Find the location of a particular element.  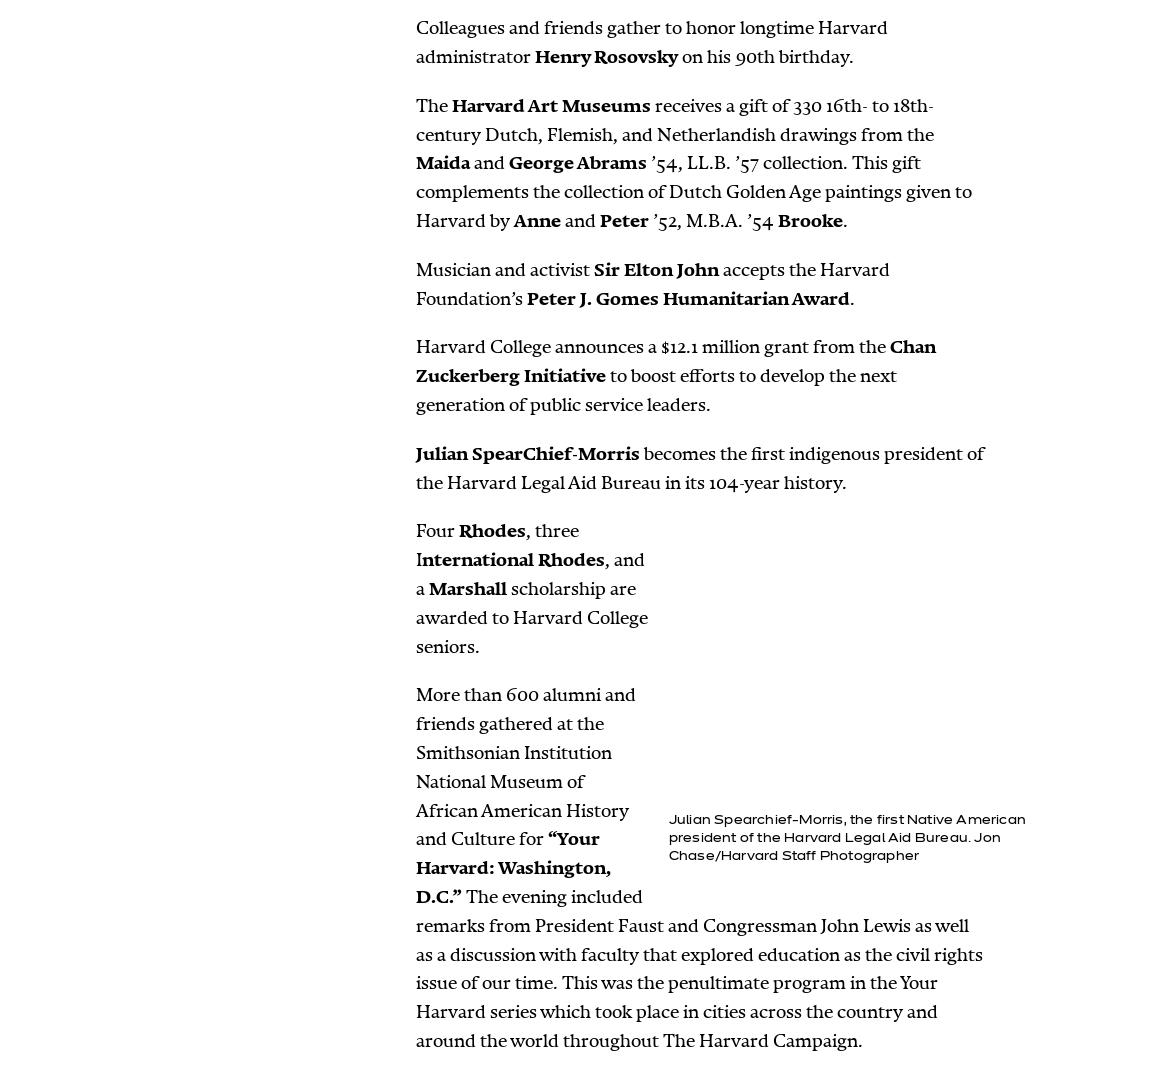

'Peter' is located at coordinates (598, 220).